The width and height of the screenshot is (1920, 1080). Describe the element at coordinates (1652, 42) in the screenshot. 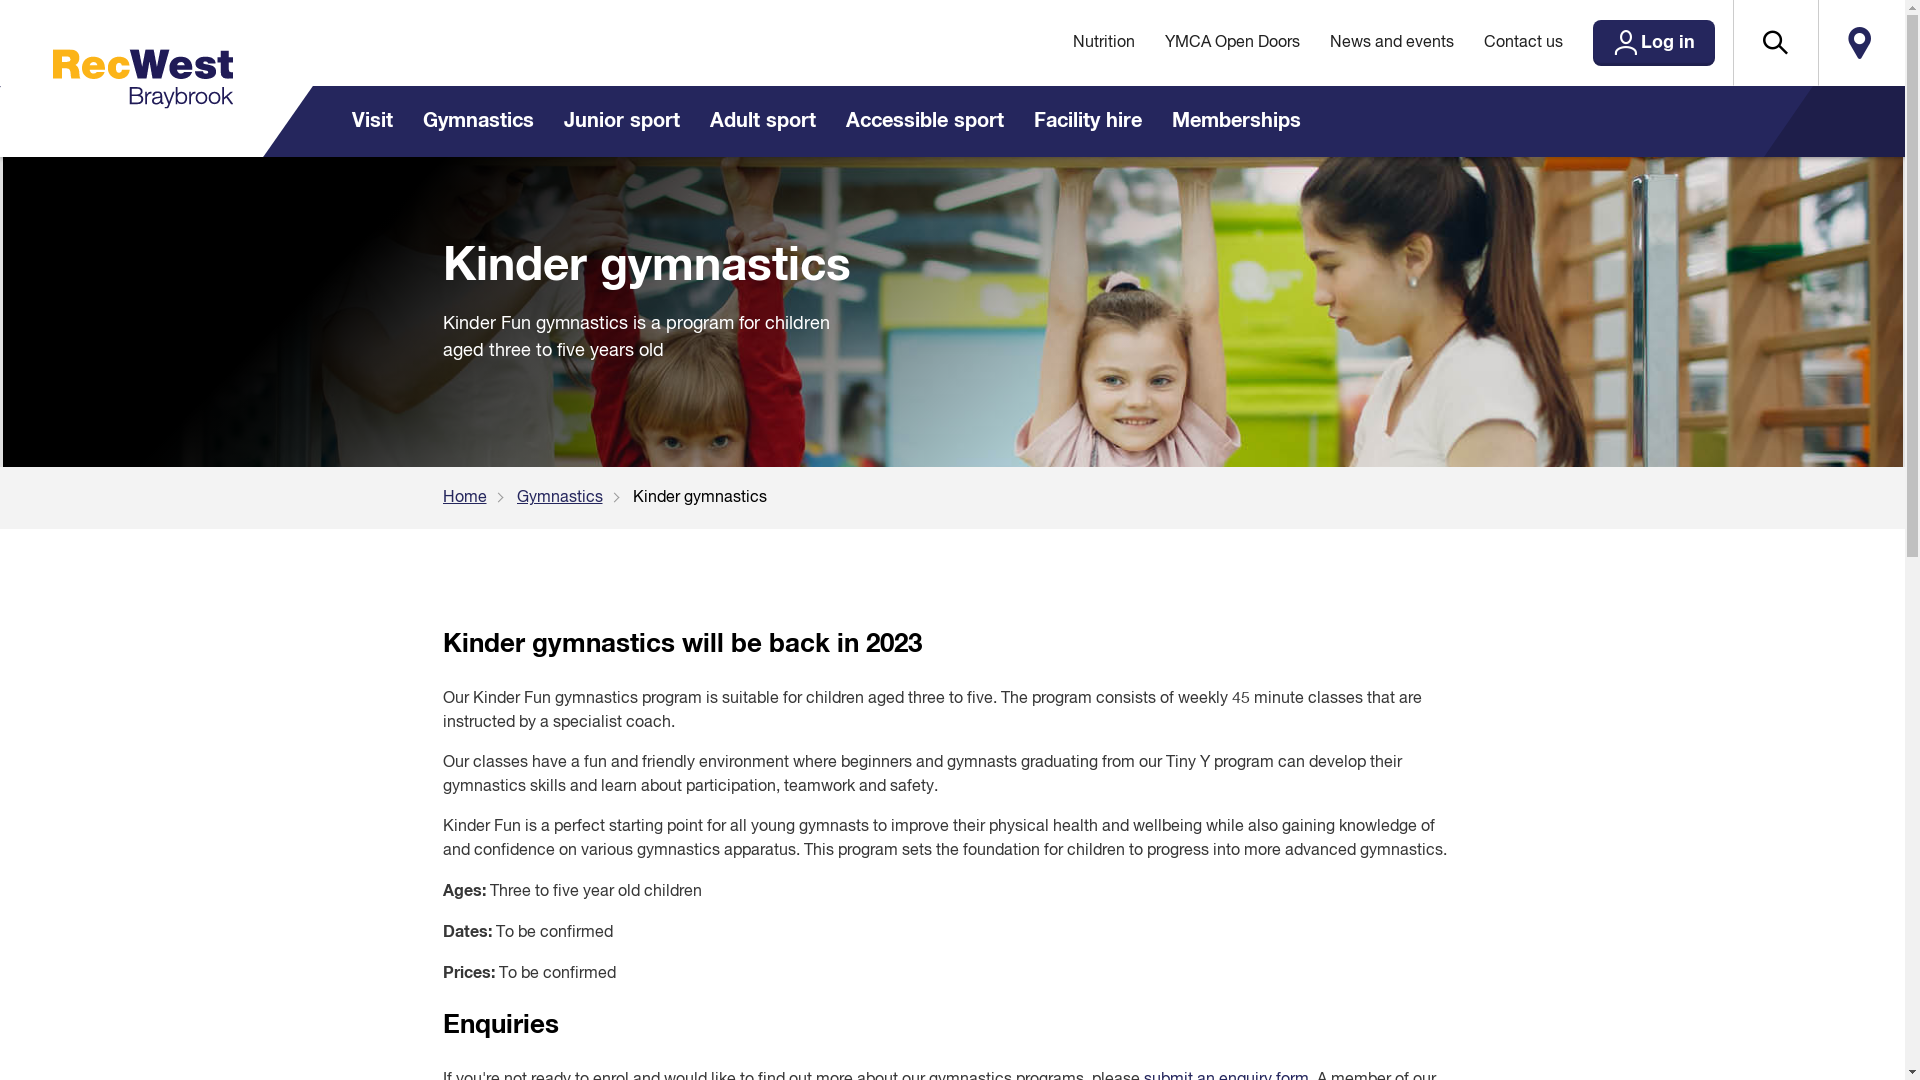

I see `'Log in'` at that location.